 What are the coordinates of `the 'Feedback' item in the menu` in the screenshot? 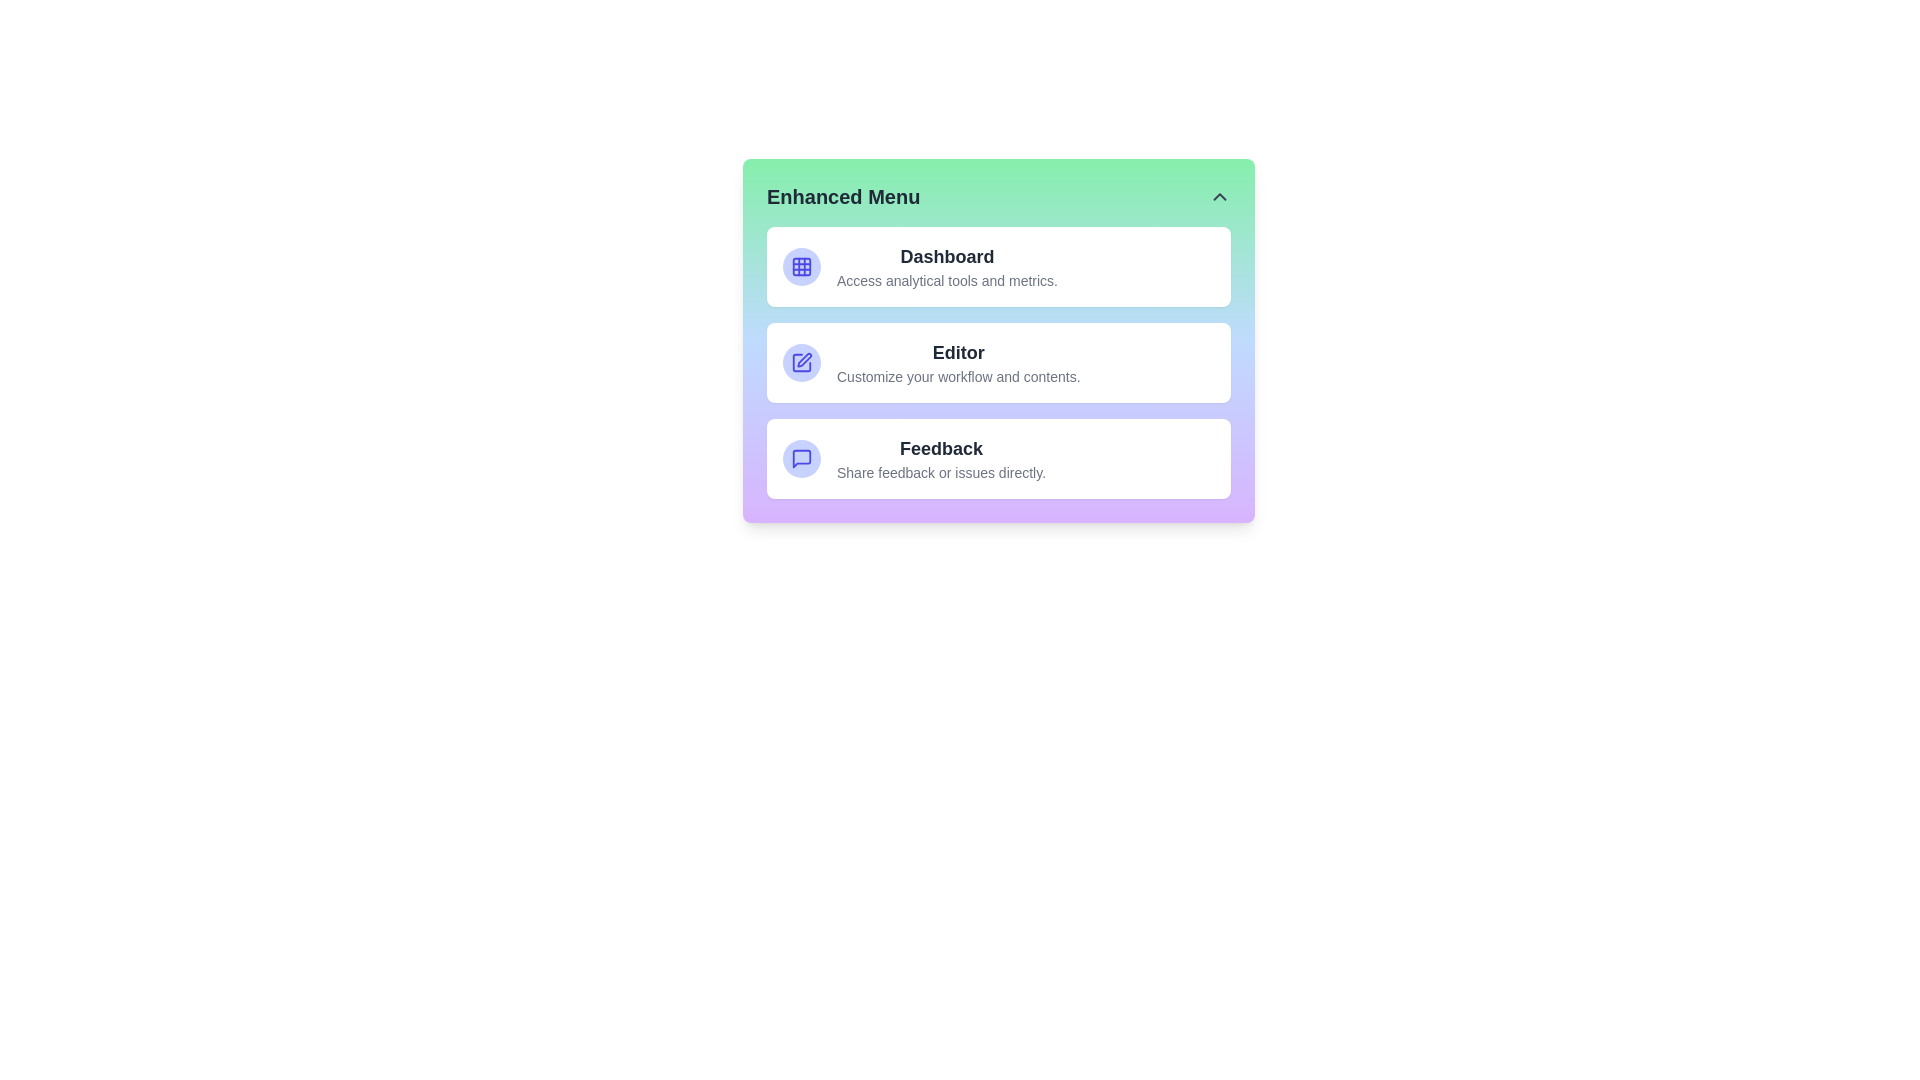 It's located at (998, 459).